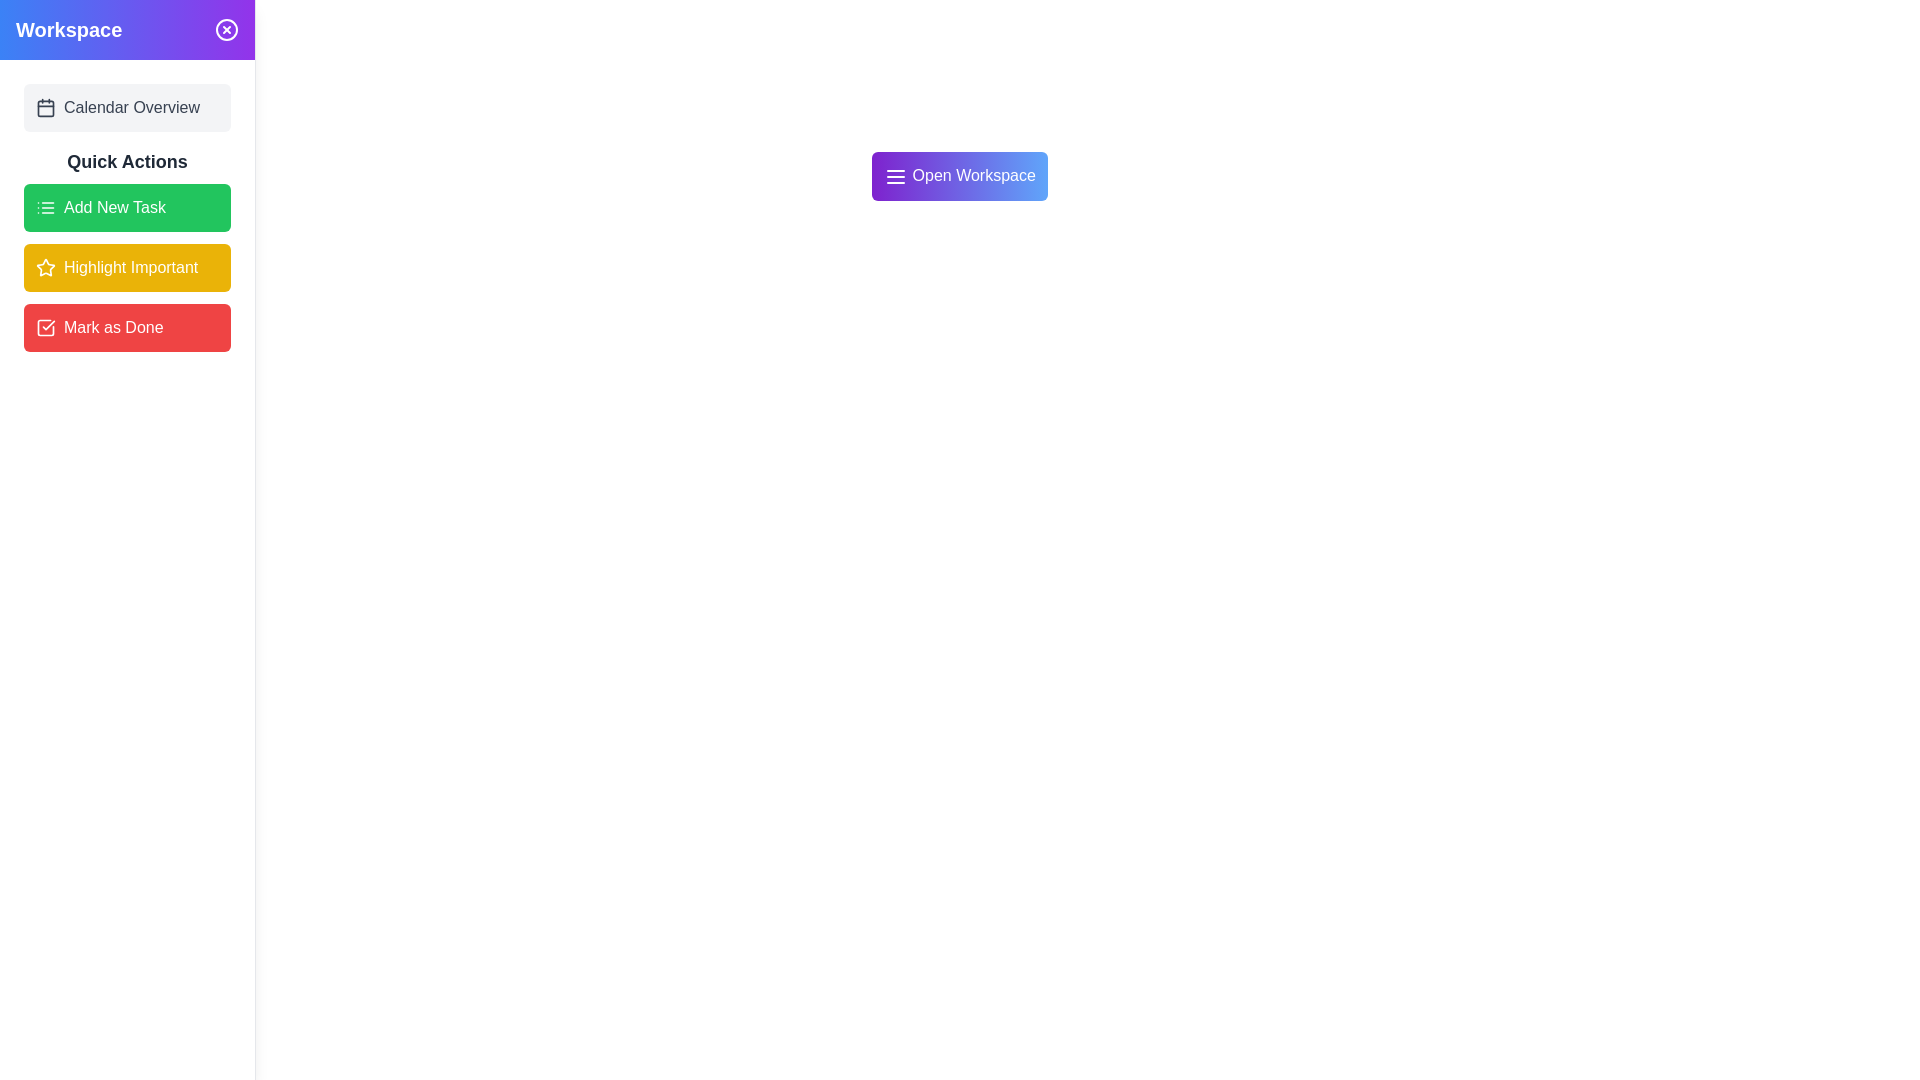  Describe the element at coordinates (126, 249) in the screenshot. I see `the second button under the 'Quick Actions' header on the left sidebar to highlight an item as important` at that location.